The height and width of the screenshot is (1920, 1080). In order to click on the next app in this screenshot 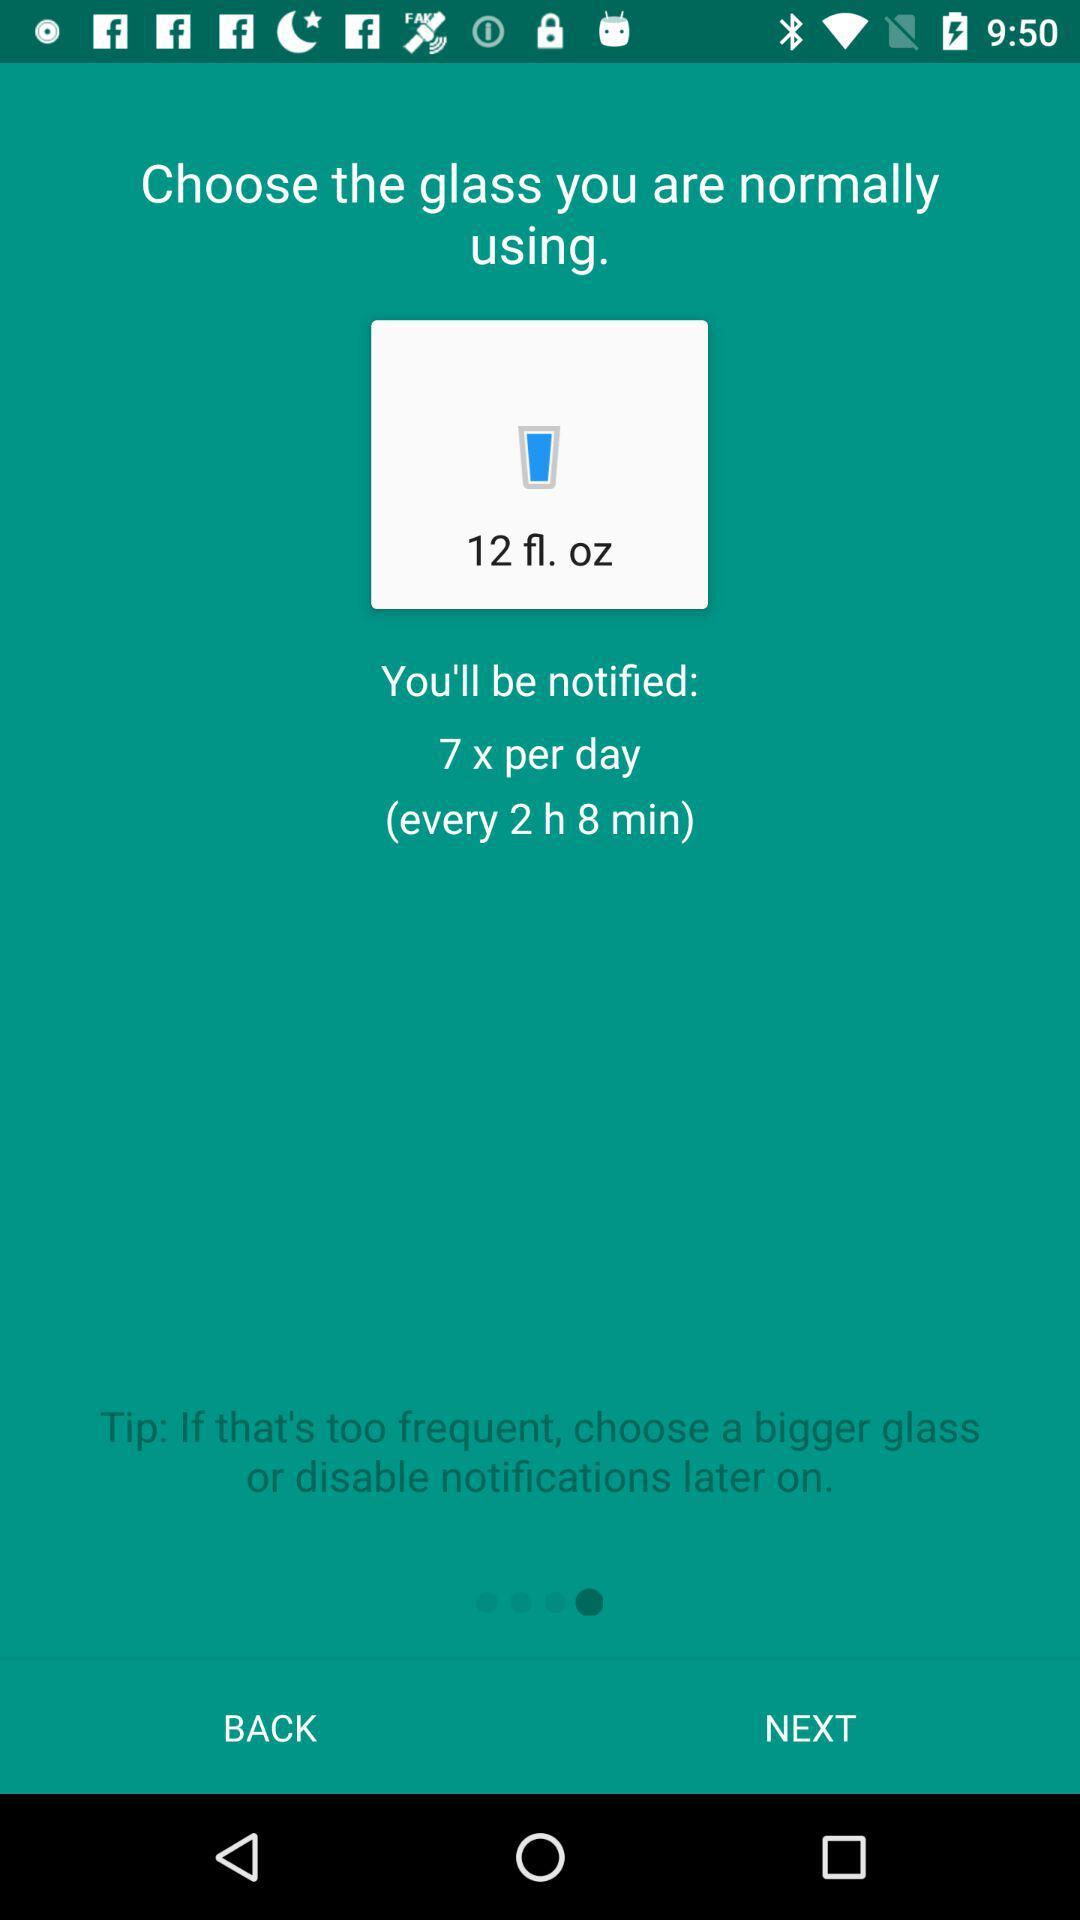, I will do `click(810, 1726)`.